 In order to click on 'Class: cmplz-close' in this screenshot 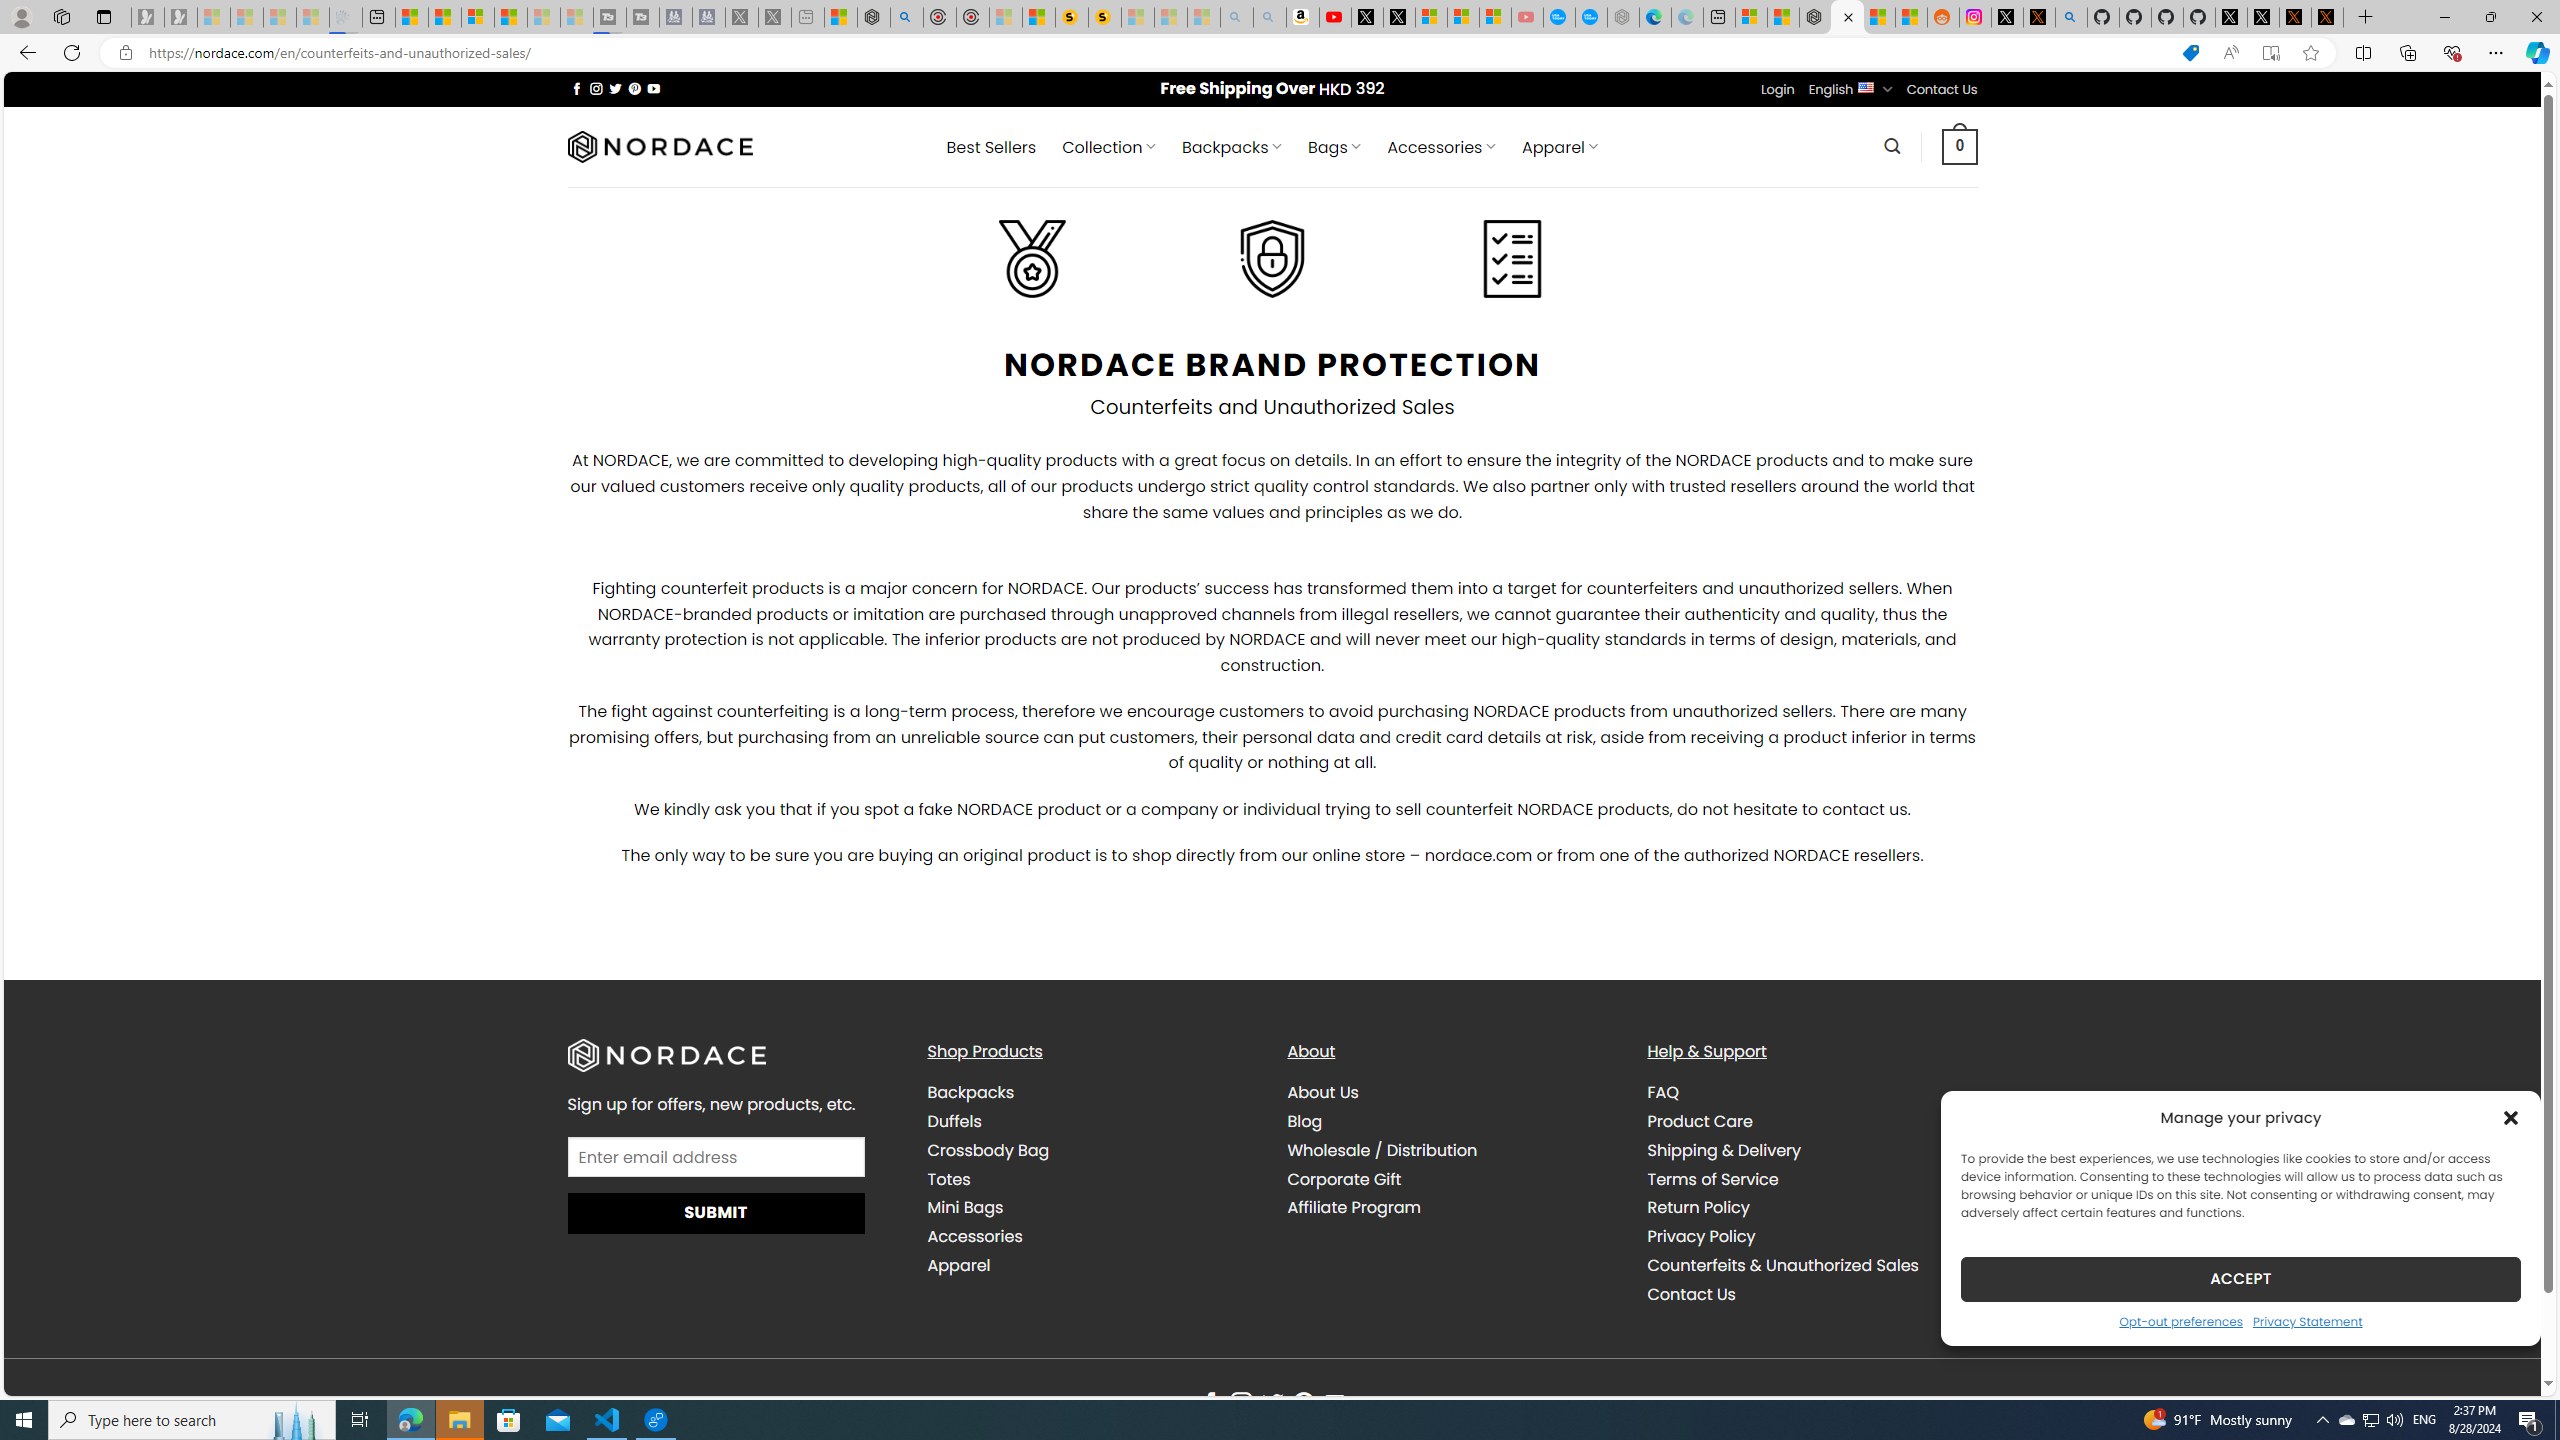, I will do `click(2511, 1117)`.